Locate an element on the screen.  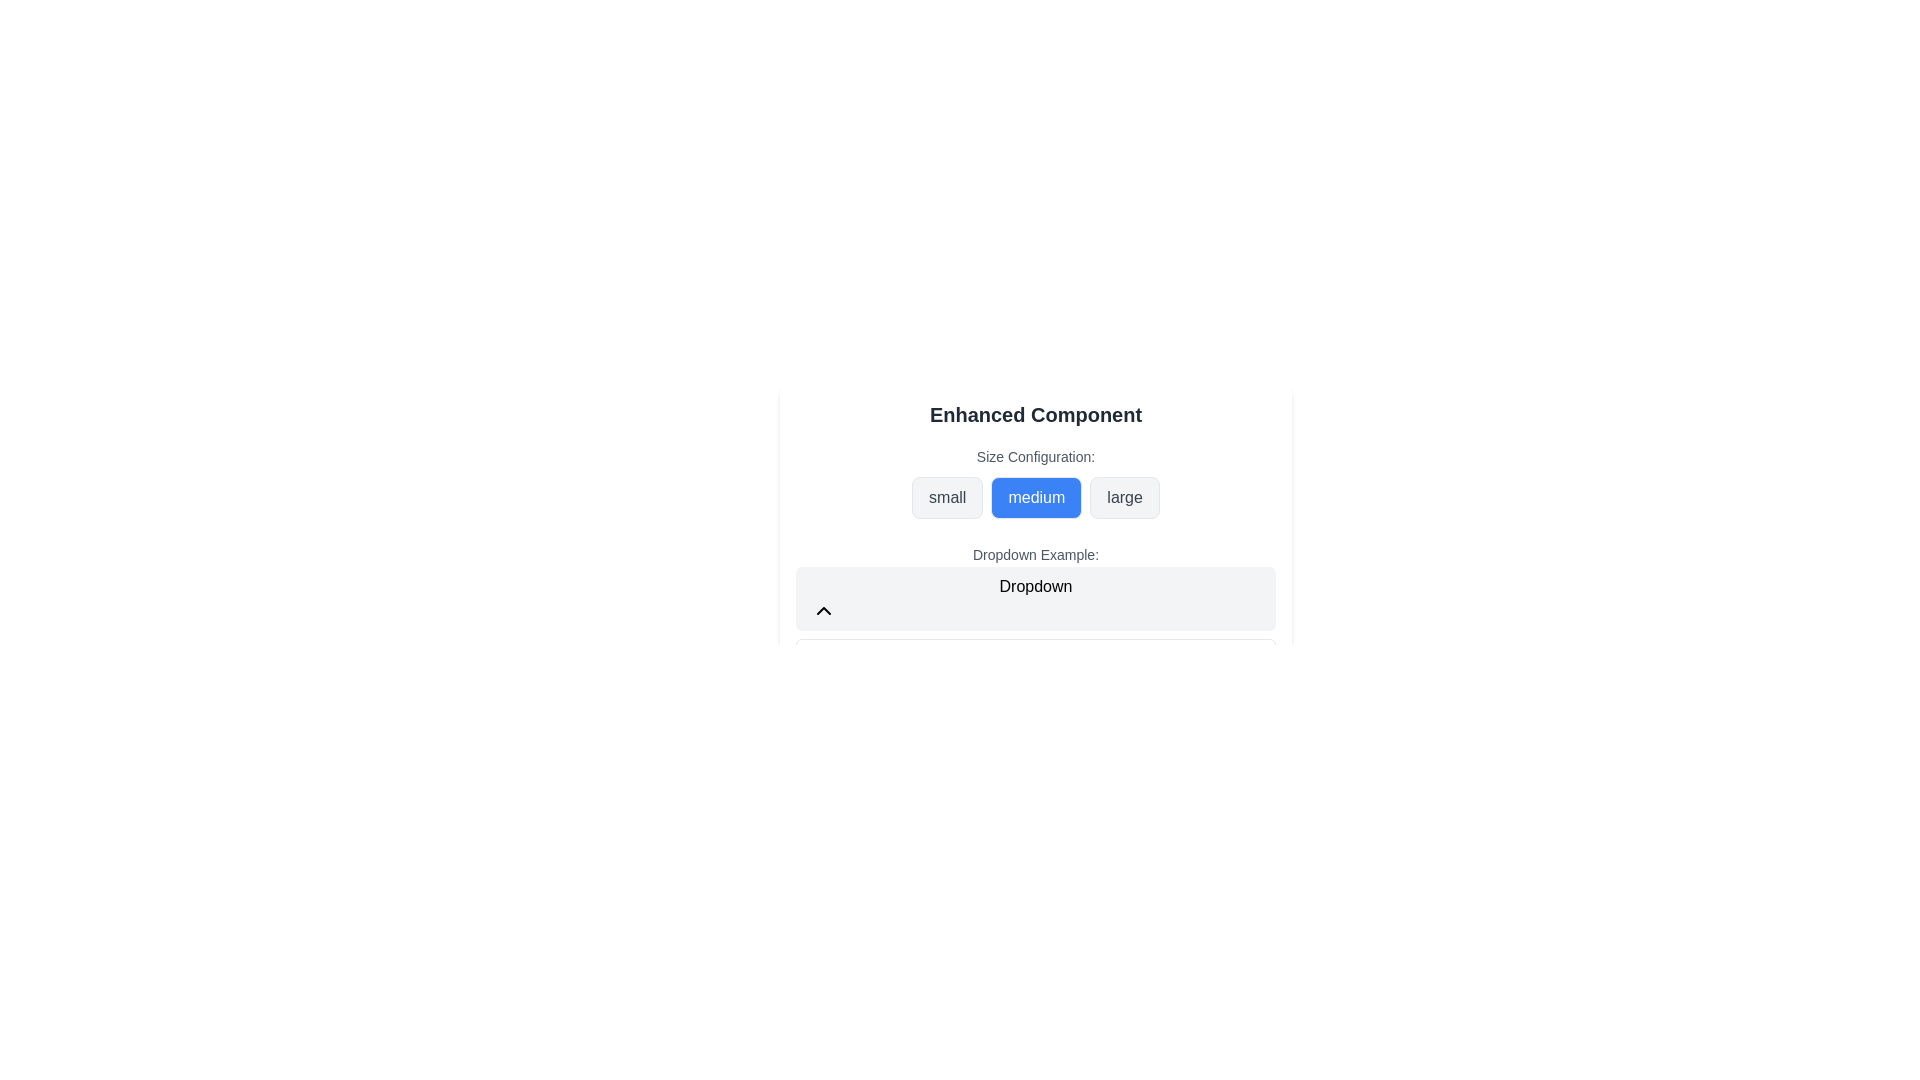
the dropdown toggle button located below the label 'Dropdown Example:' is located at coordinates (1036, 597).